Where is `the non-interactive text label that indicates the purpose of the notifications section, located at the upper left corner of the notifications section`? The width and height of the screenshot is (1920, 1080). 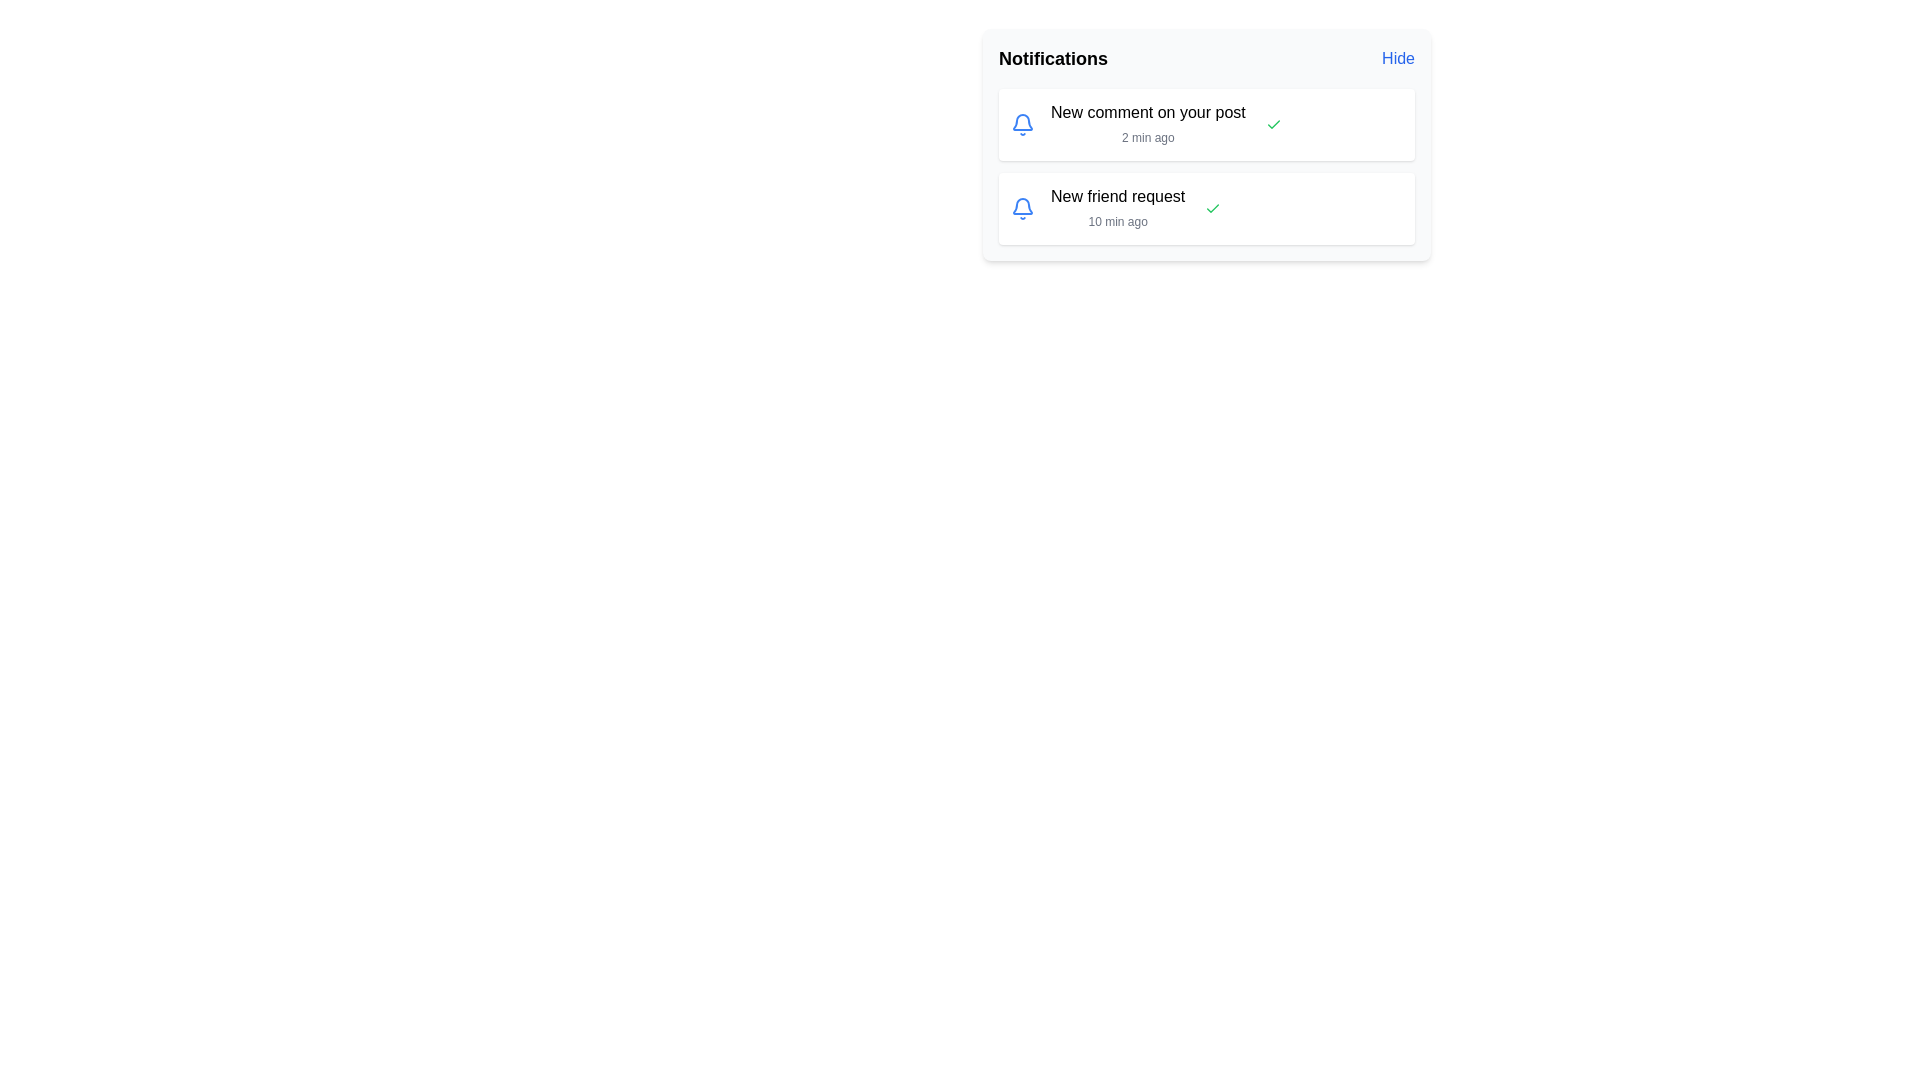 the non-interactive text label that indicates the purpose of the notifications section, located at the upper left corner of the notifications section is located at coordinates (1052, 57).